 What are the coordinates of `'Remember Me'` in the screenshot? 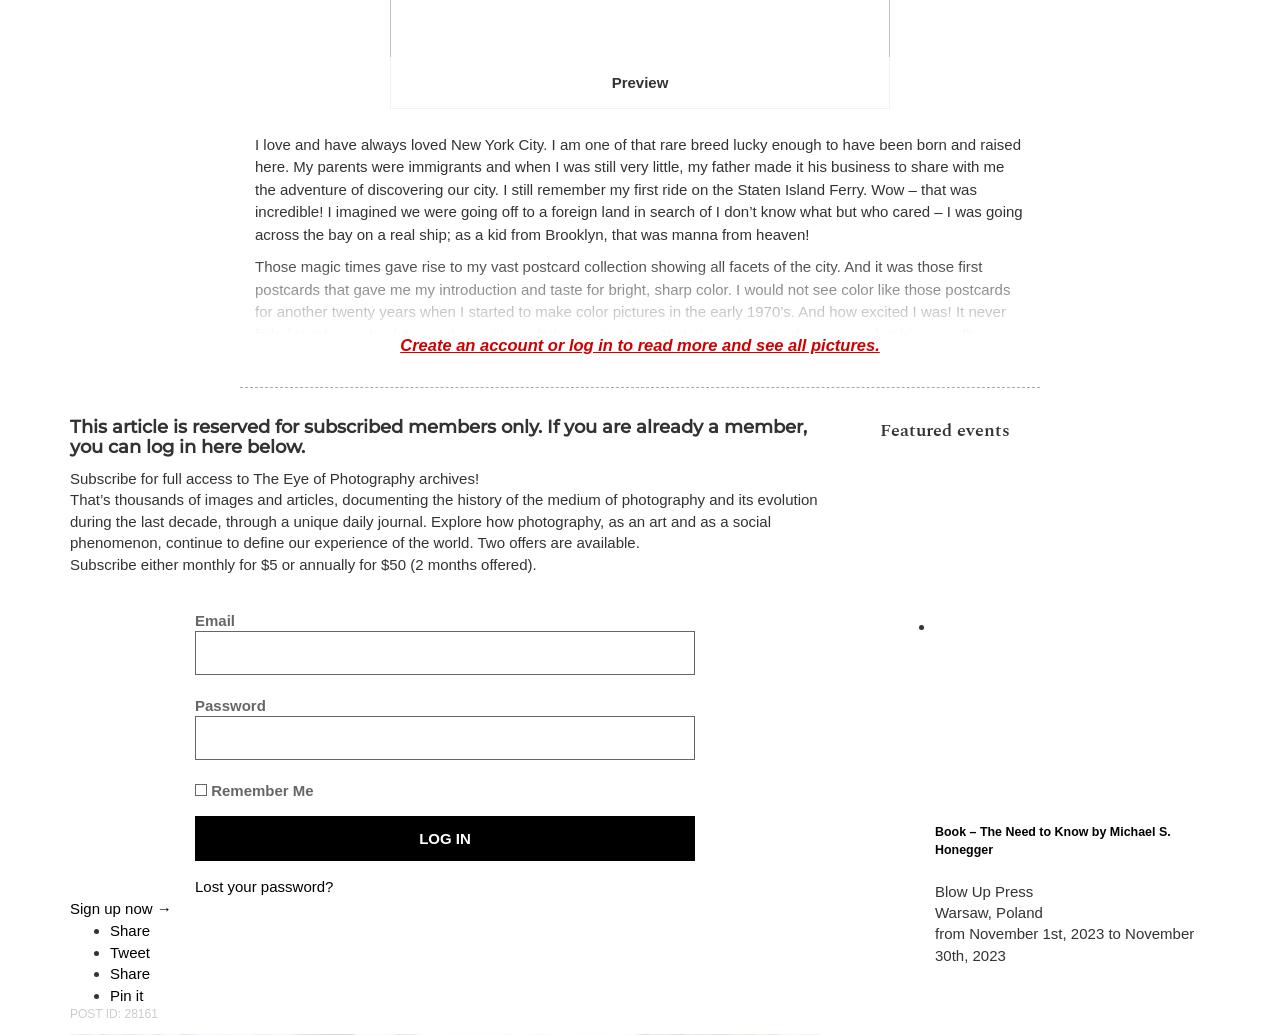 It's located at (258, 788).